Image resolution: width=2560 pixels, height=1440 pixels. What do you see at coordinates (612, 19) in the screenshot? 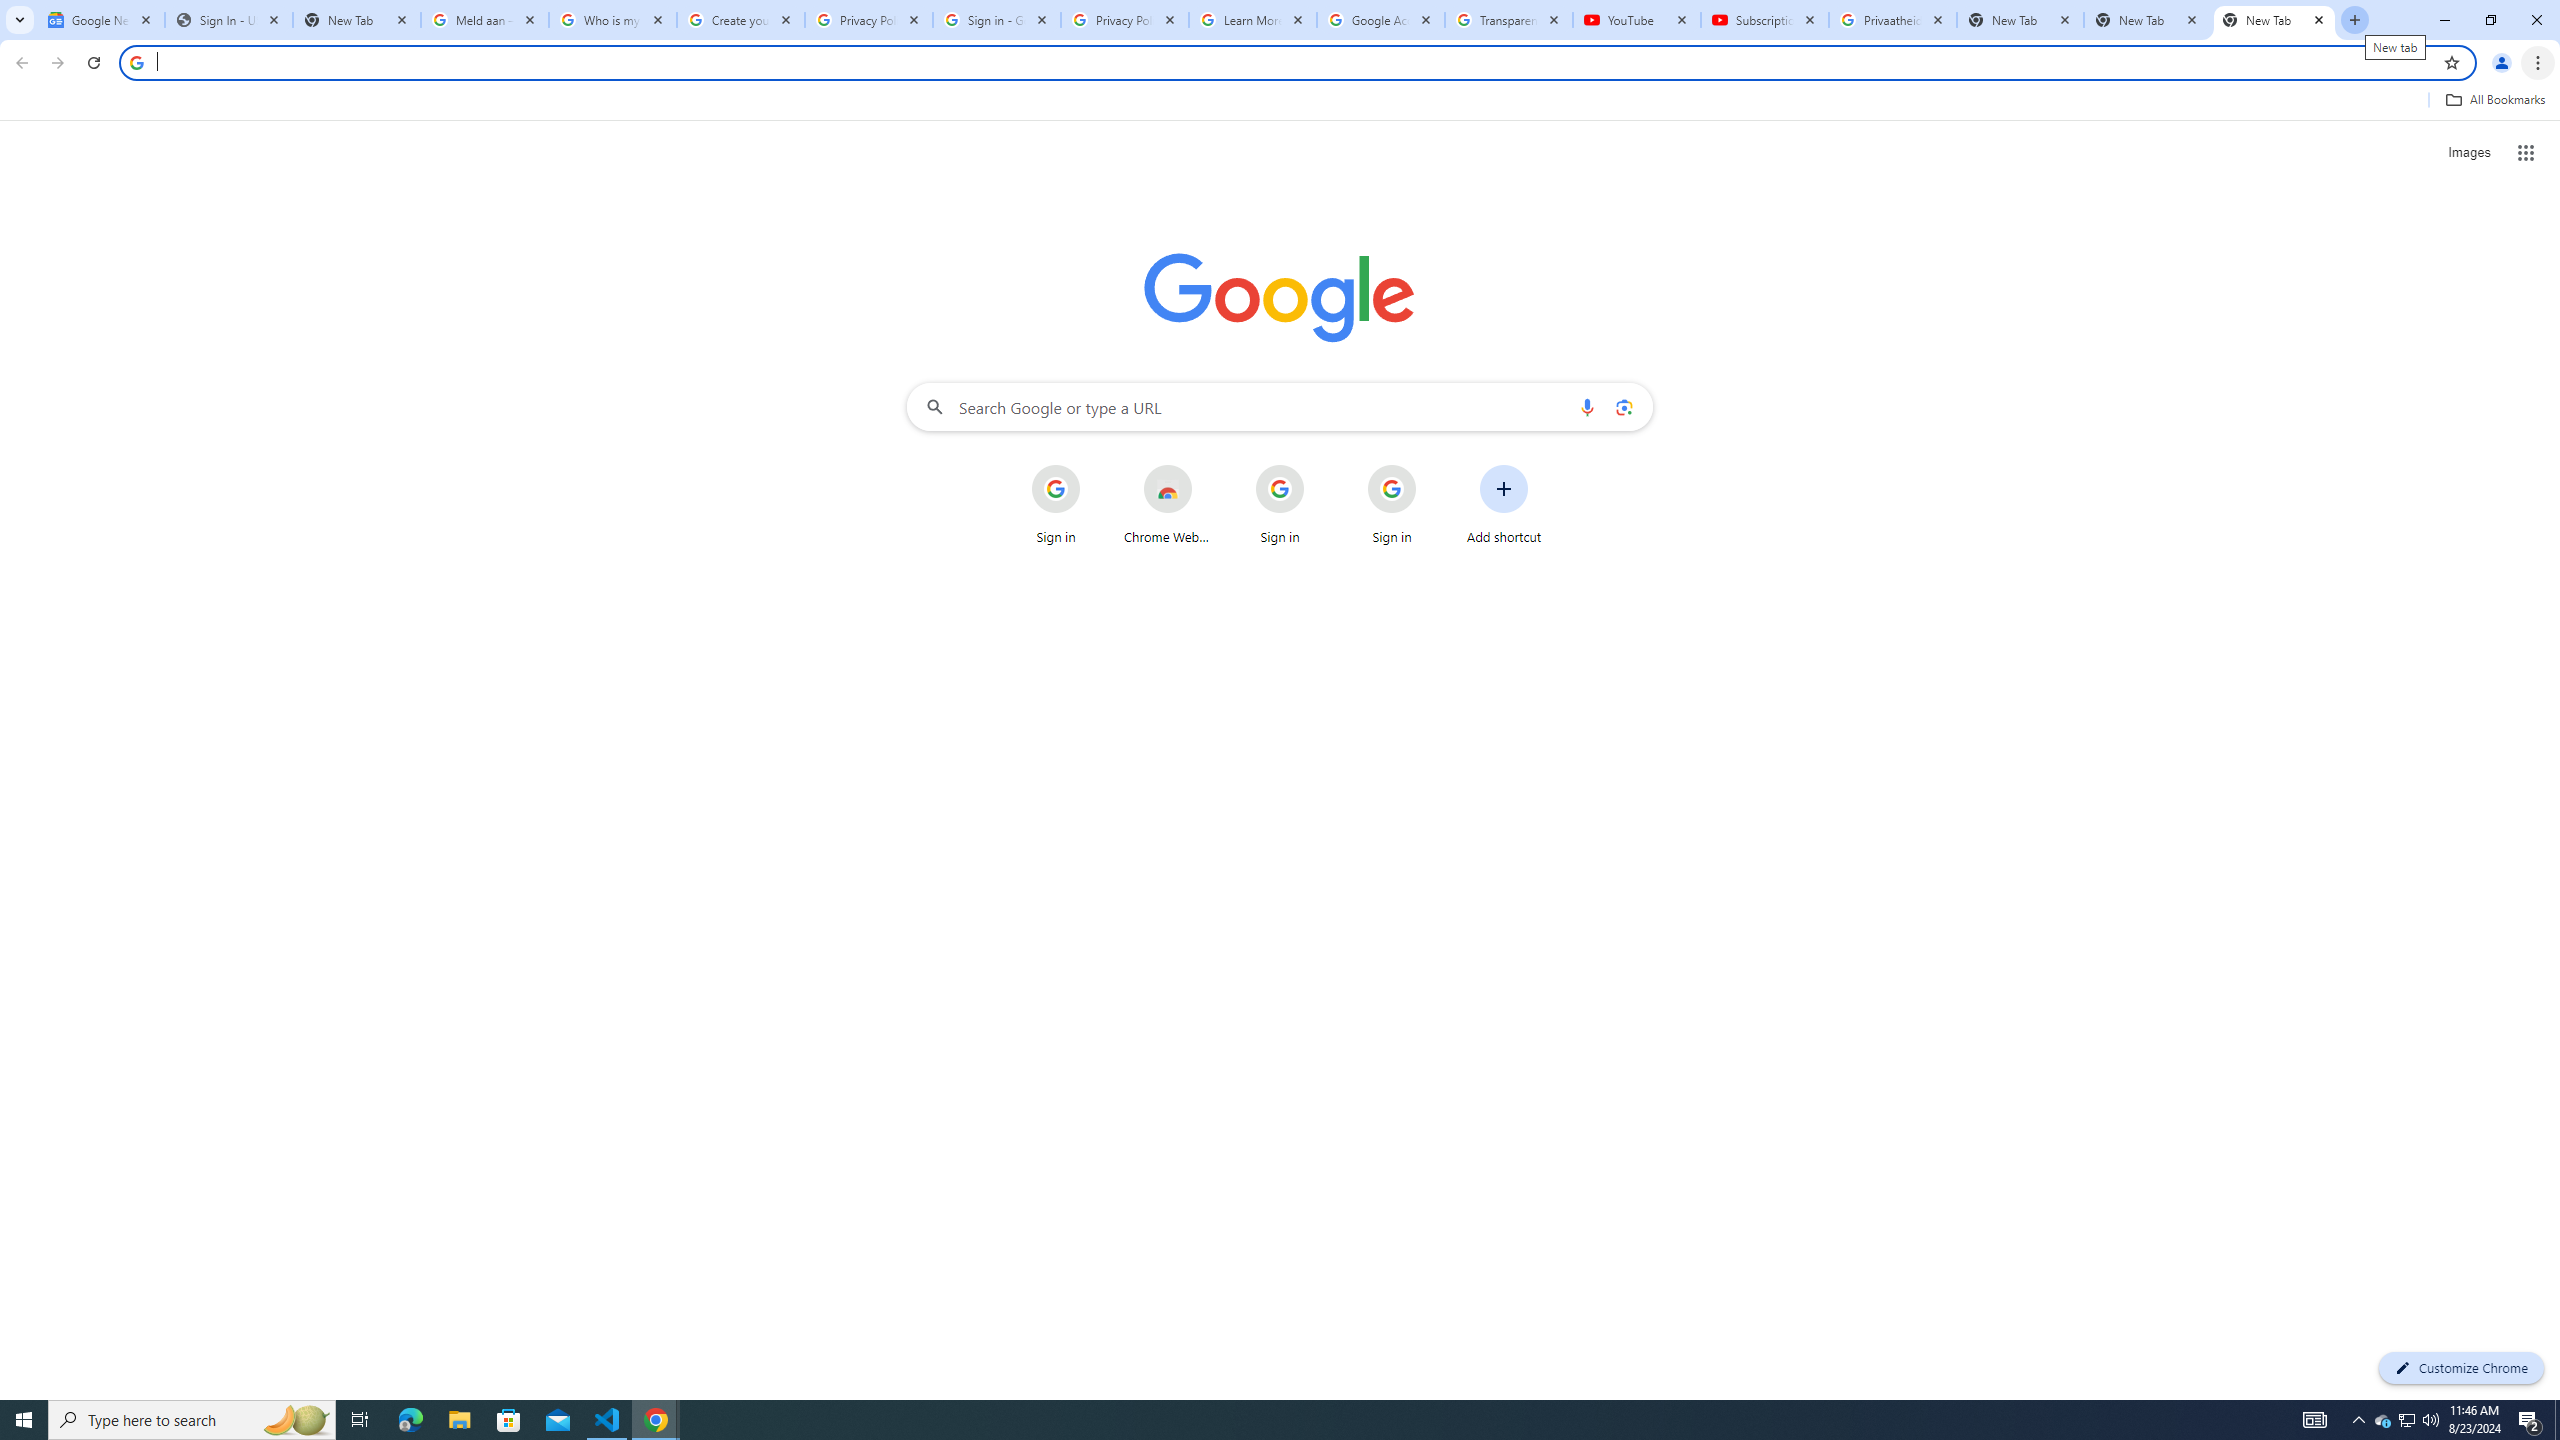
I see `'Who is my administrator? - Google Account Help'` at bounding box center [612, 19].